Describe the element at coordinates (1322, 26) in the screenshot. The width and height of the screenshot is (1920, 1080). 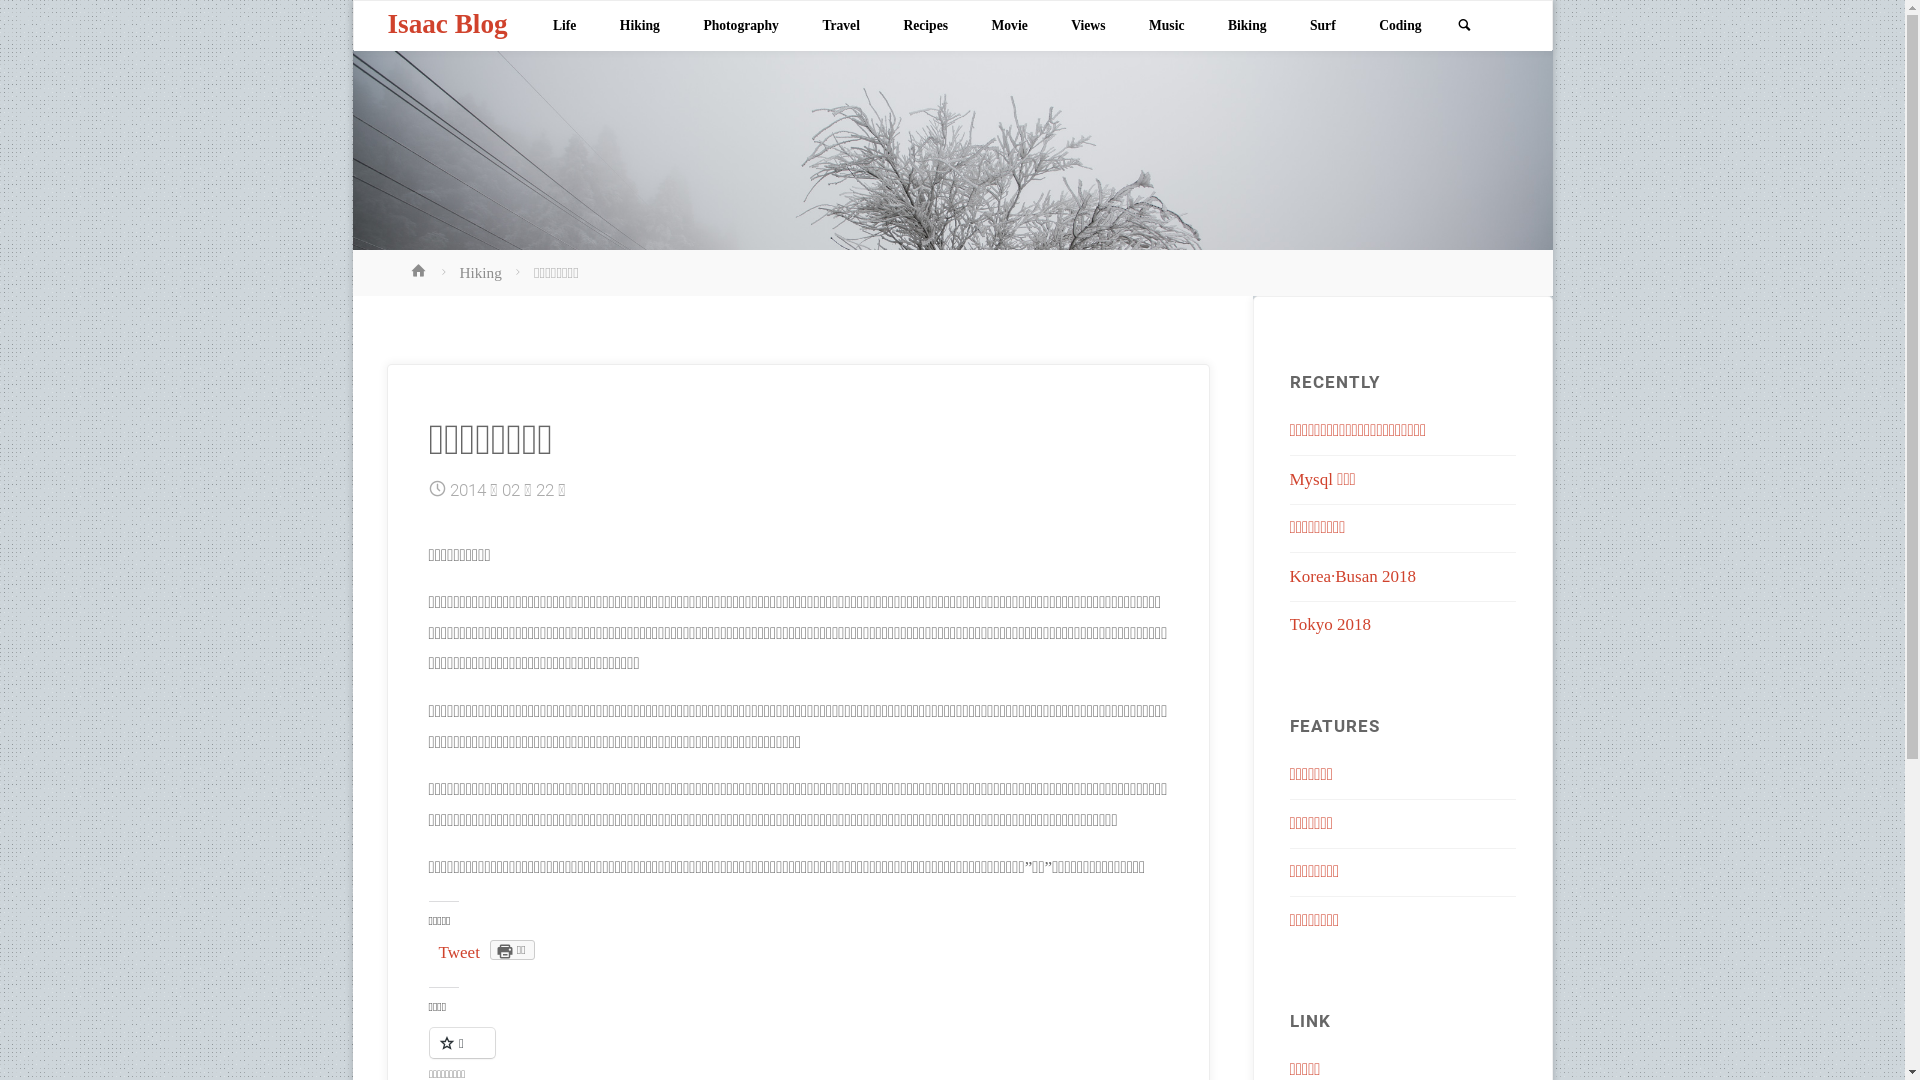
I see `'Surf'` at that location.